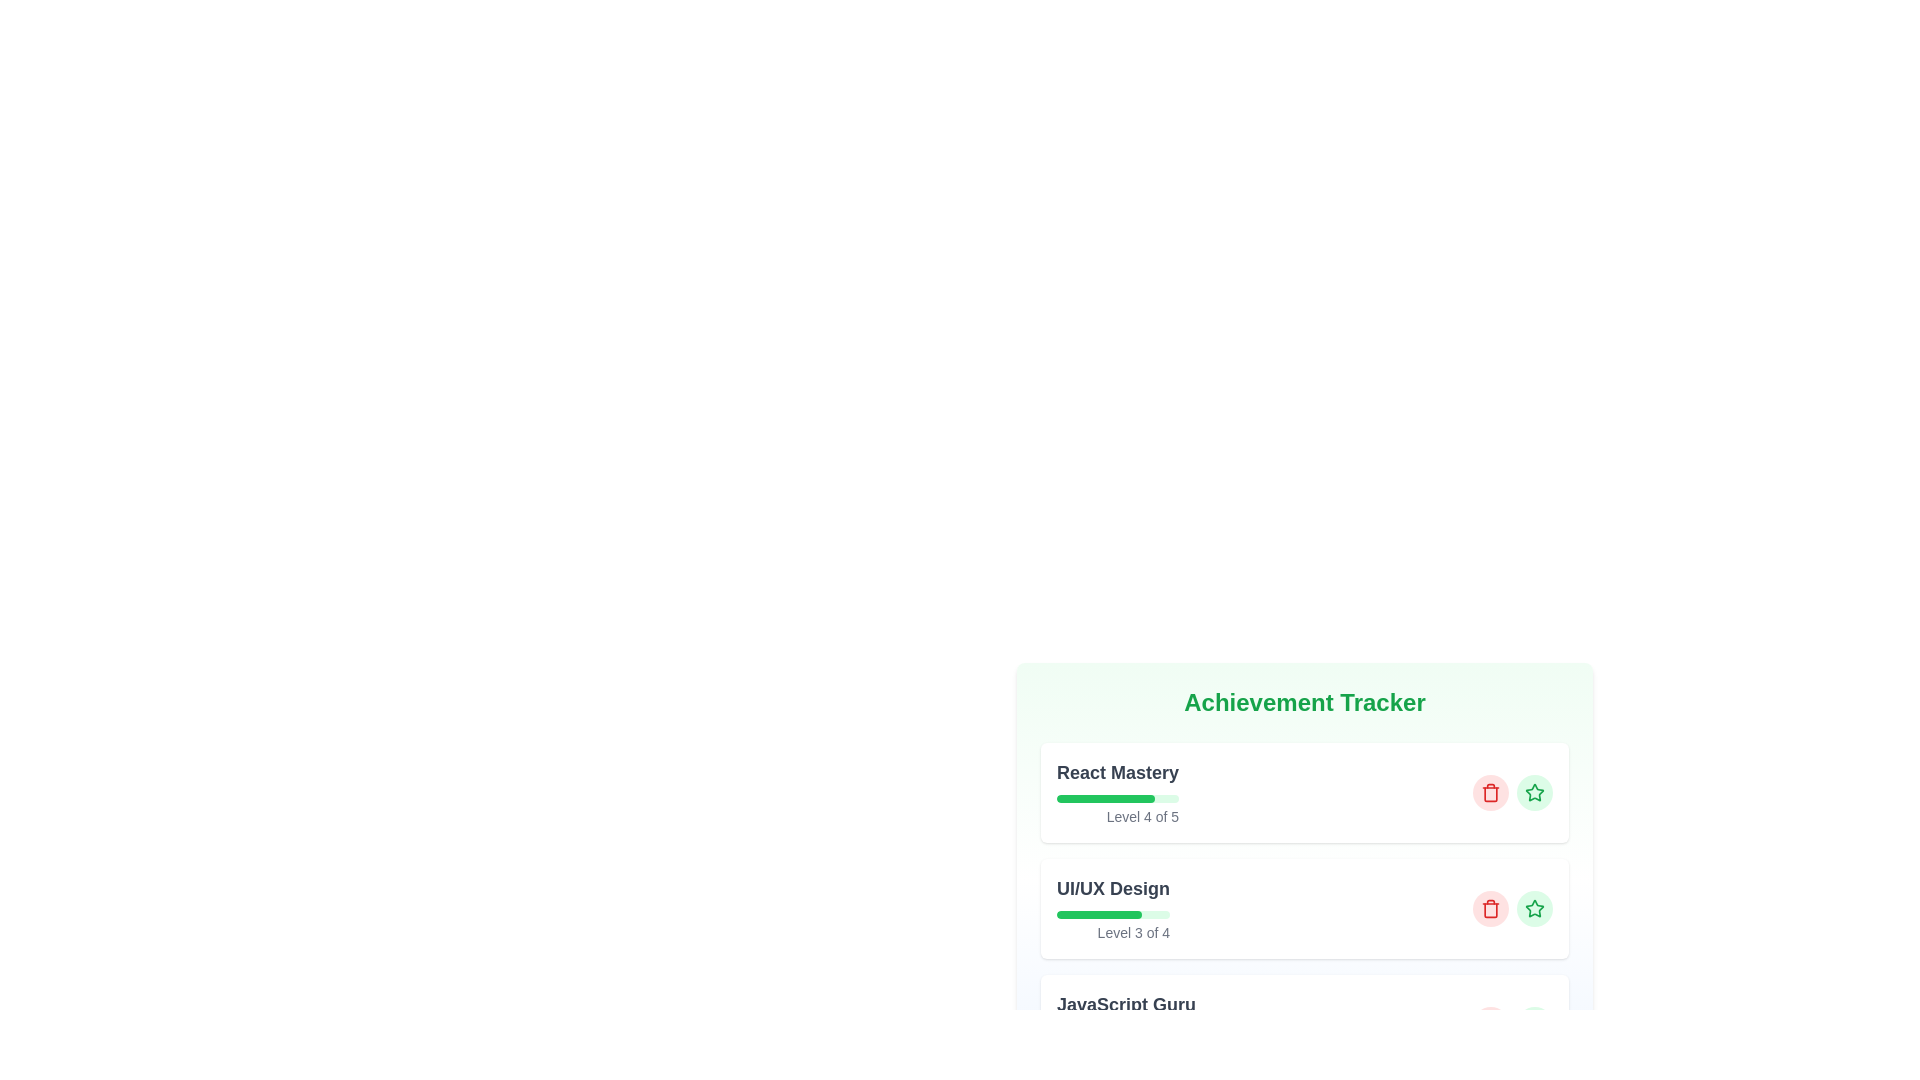 Image resolution: width=1920 pixels, height=1080 pixels. I want to click on the thin horizontal progress bar with a rounded green background, which is positioned between the 'React Mastery' text and the 'Level 4 of 5' text within the card interface titled 'React Mastery', so click(1117, 797).